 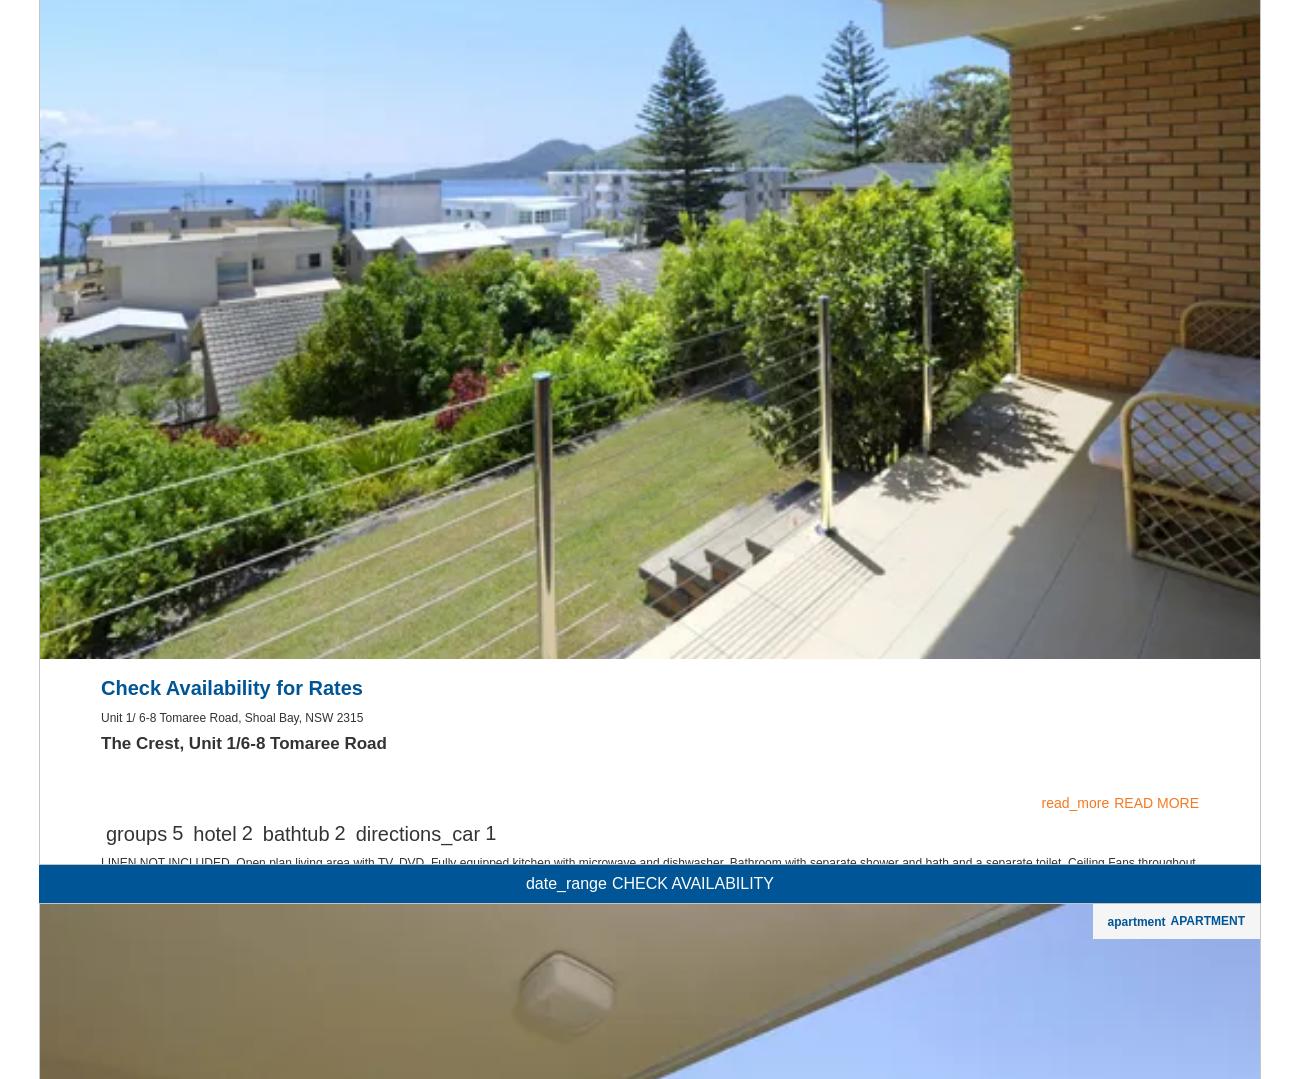 I want to click on 'bathtub', so click(x=295, y=46).